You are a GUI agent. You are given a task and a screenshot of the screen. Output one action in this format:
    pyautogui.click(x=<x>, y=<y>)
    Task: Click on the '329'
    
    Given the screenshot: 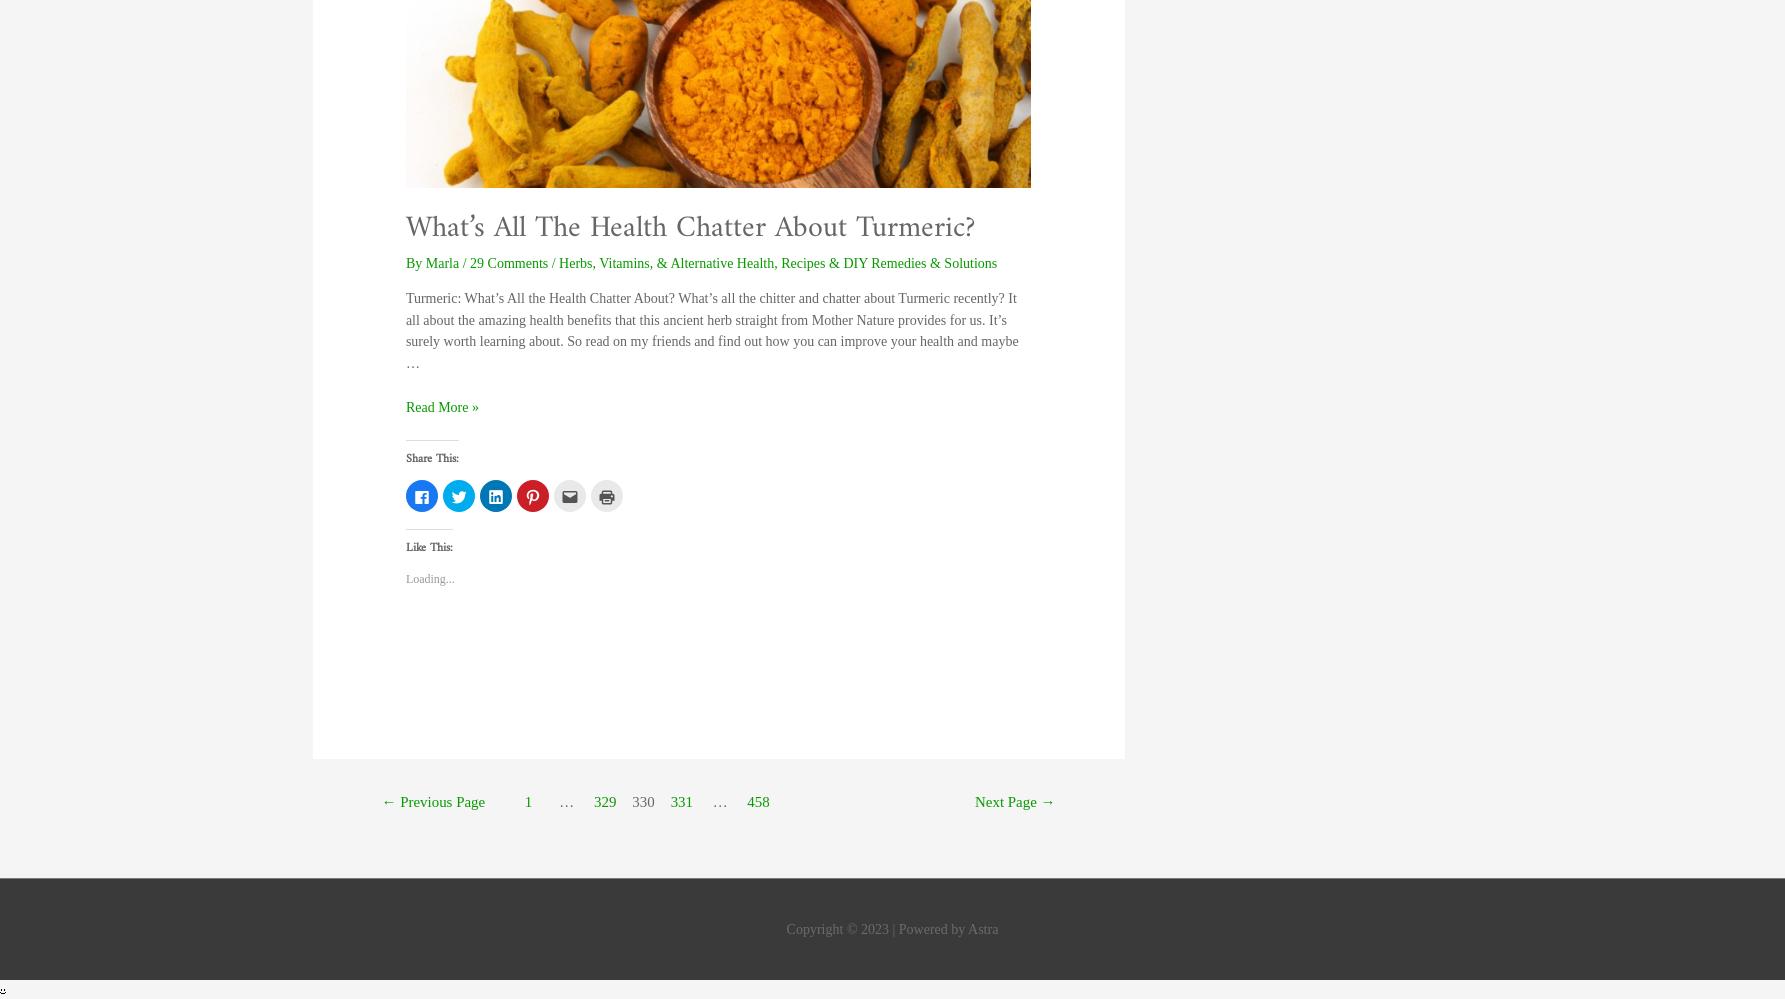 What is the action you would take?
    pyautogui.click(x=604, y=801)
    